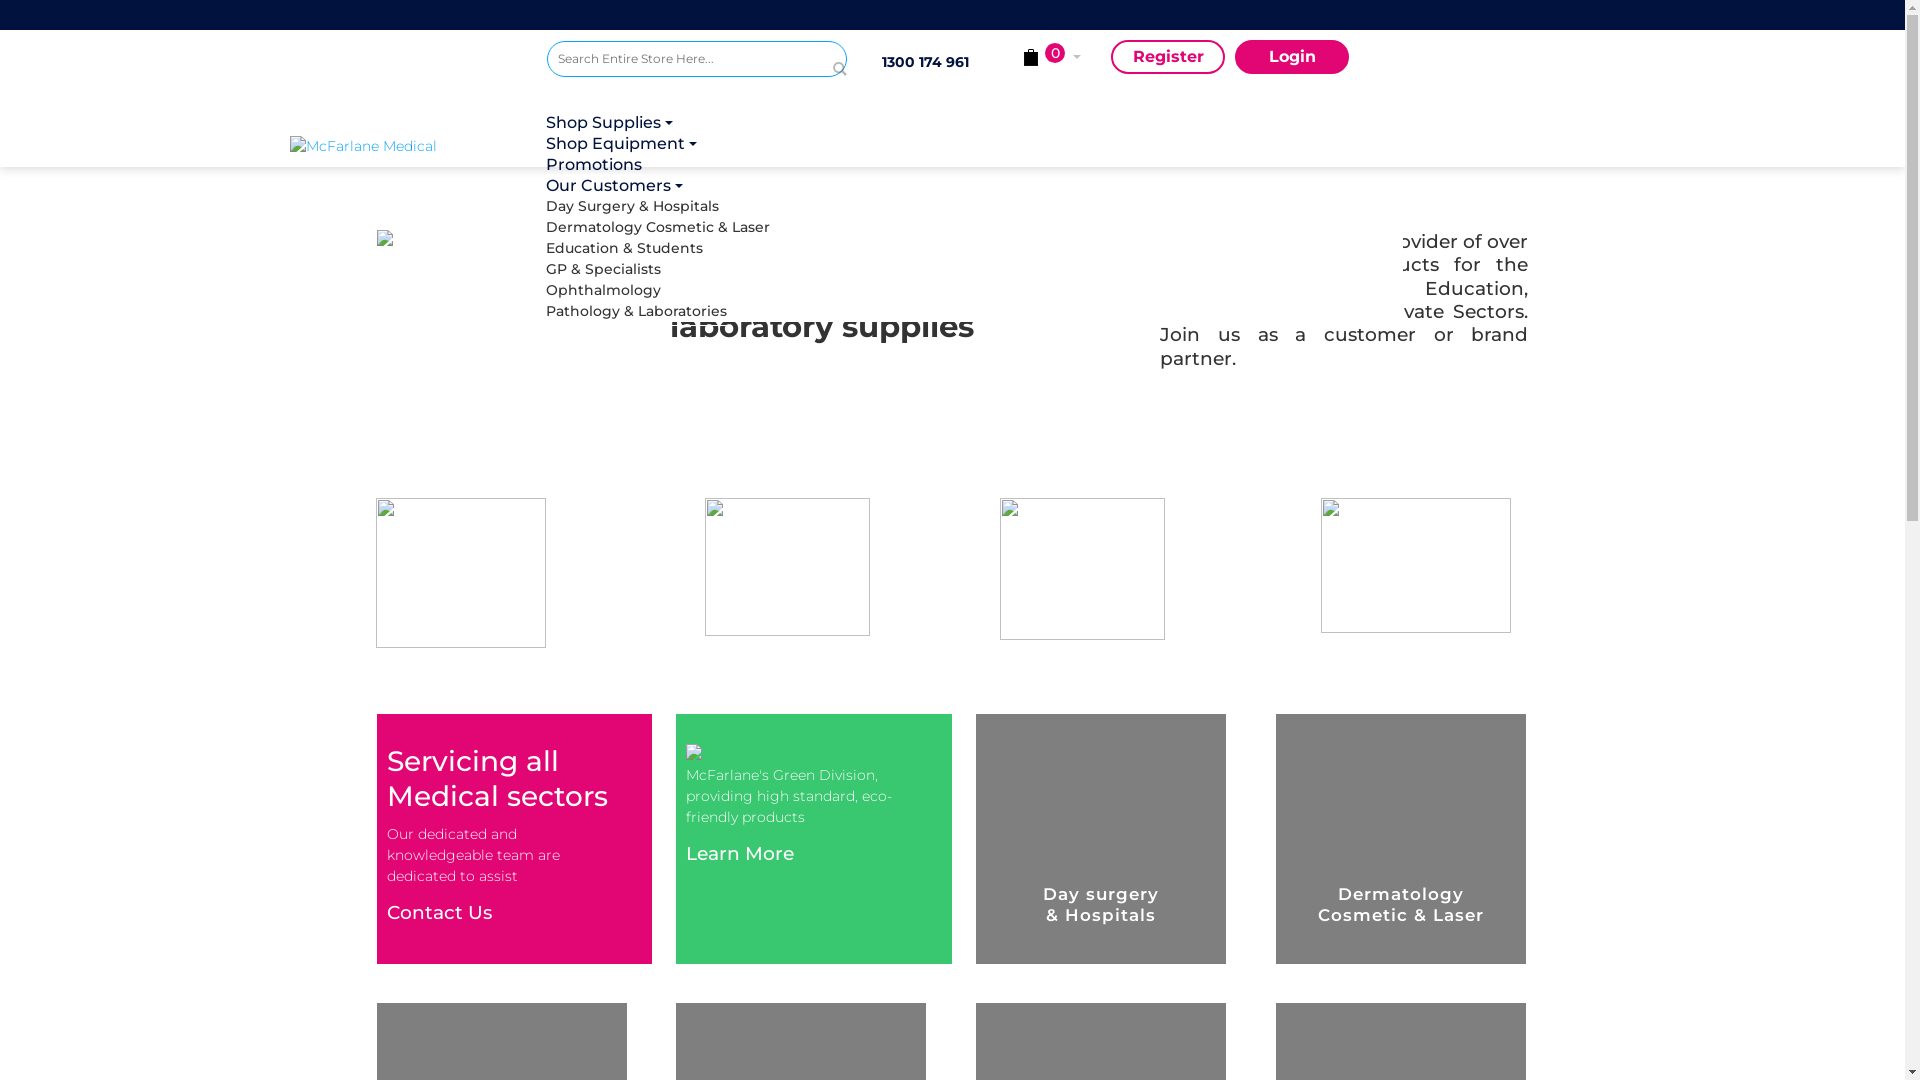  What do you see at coordinates (1291, 56) in the screenshot?
I see `'Login'` at bounding box center [1291, 56].